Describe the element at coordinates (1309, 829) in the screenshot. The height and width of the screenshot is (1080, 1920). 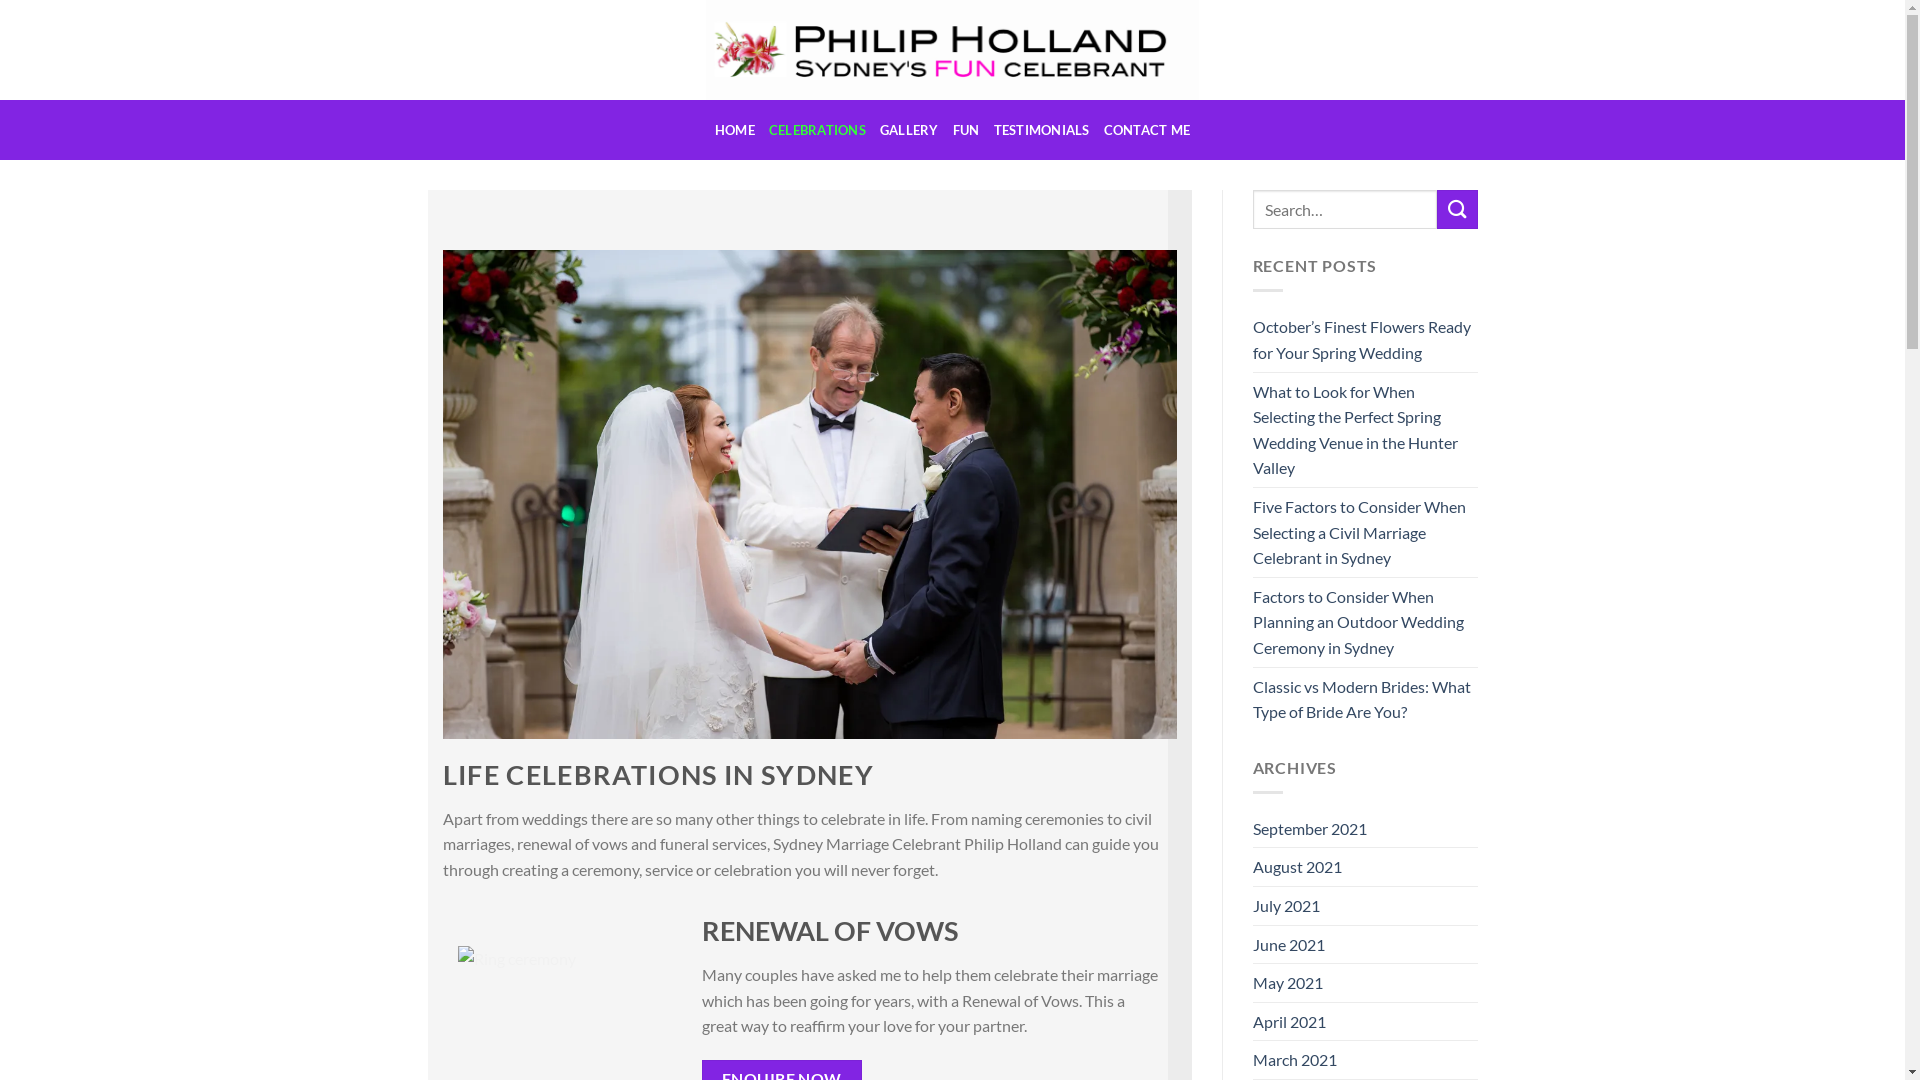
I see `'September 2021'` at that location.